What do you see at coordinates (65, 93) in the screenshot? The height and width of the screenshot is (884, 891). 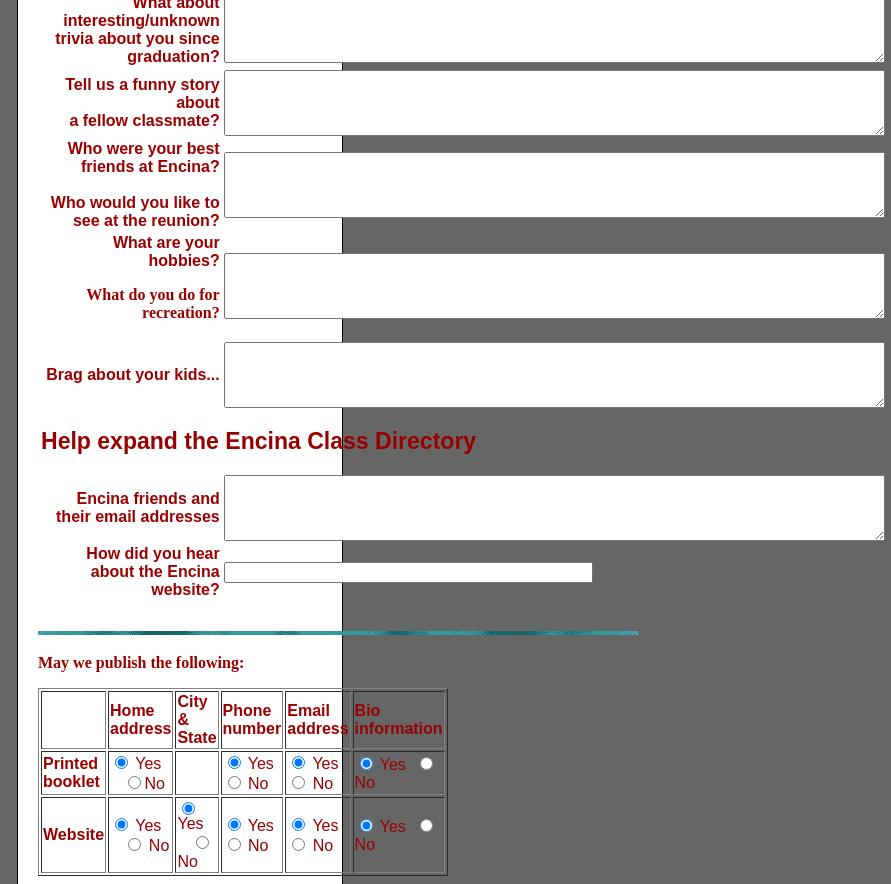 I see `'Tell us a funny story about'` at bounding box center [65, 93].